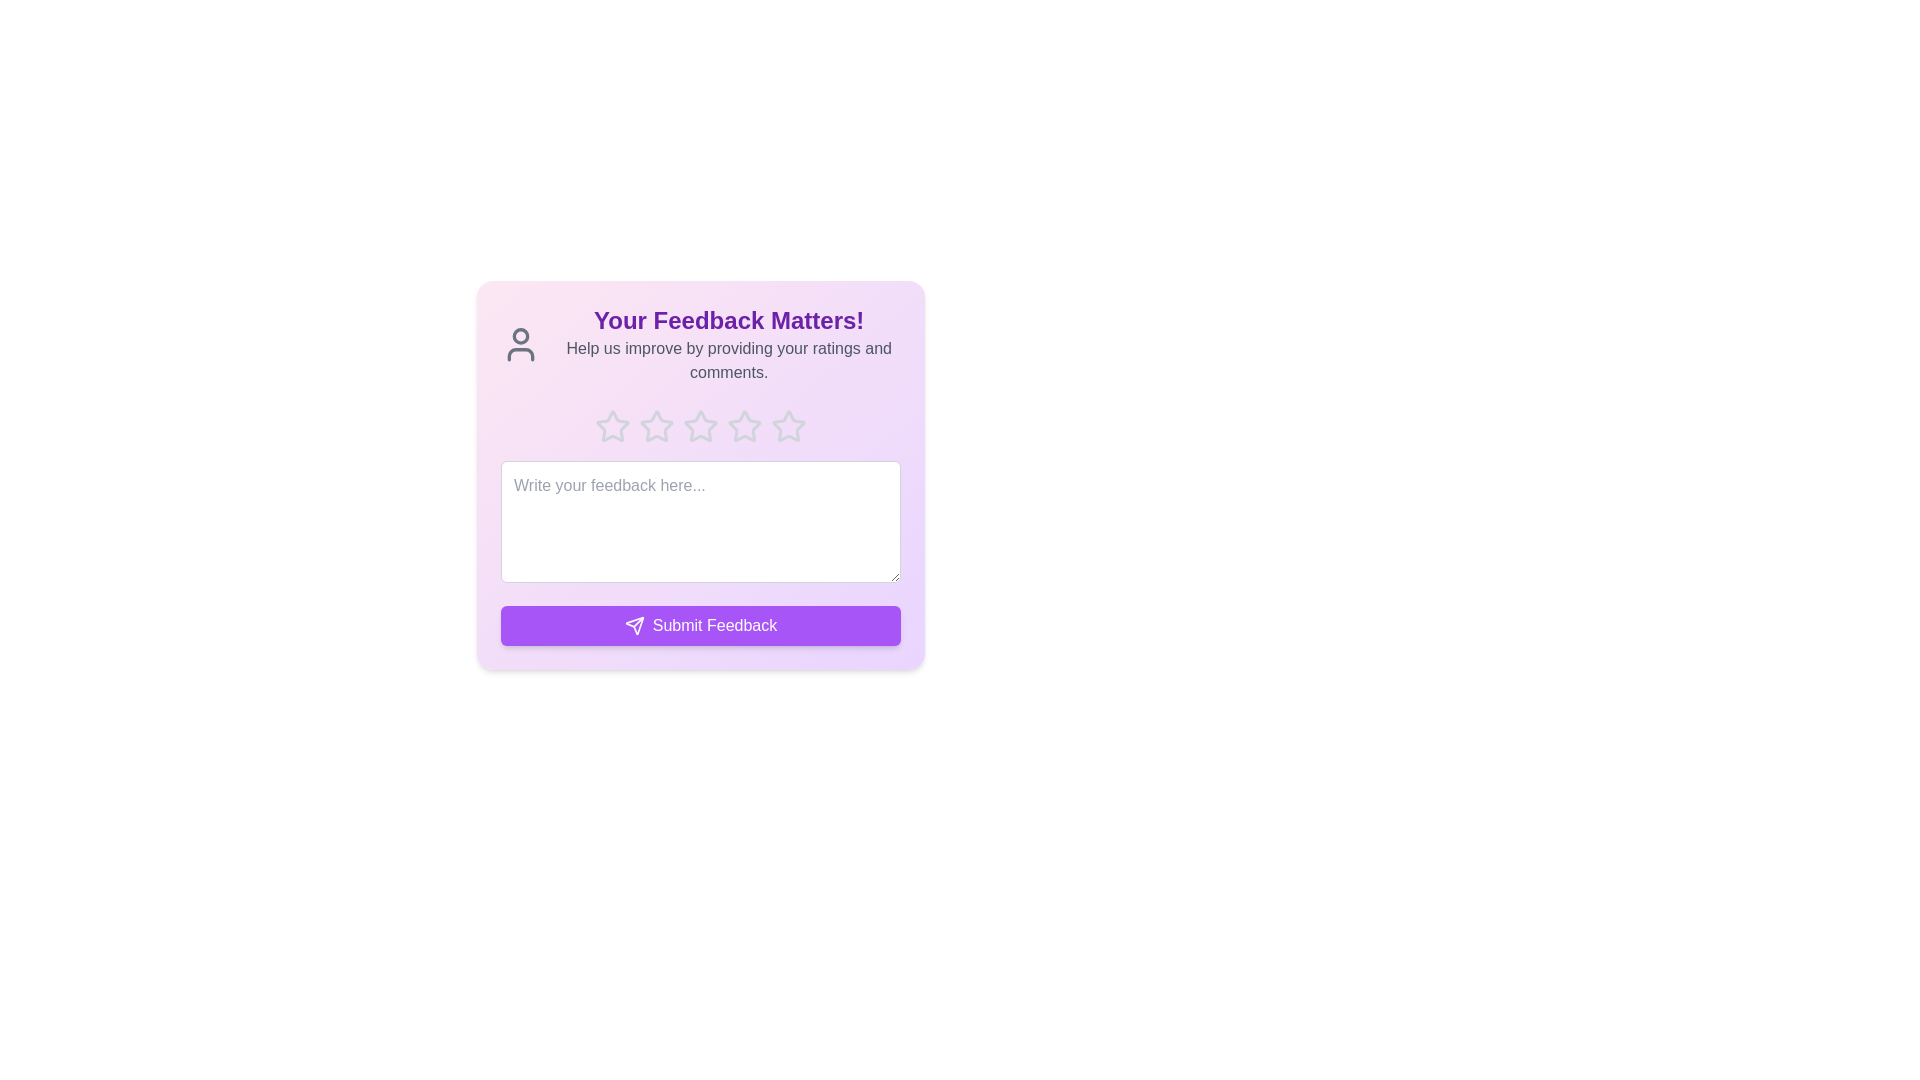  I want to click on the star corresponding to 3 to preview the rating, so click(700, 426).